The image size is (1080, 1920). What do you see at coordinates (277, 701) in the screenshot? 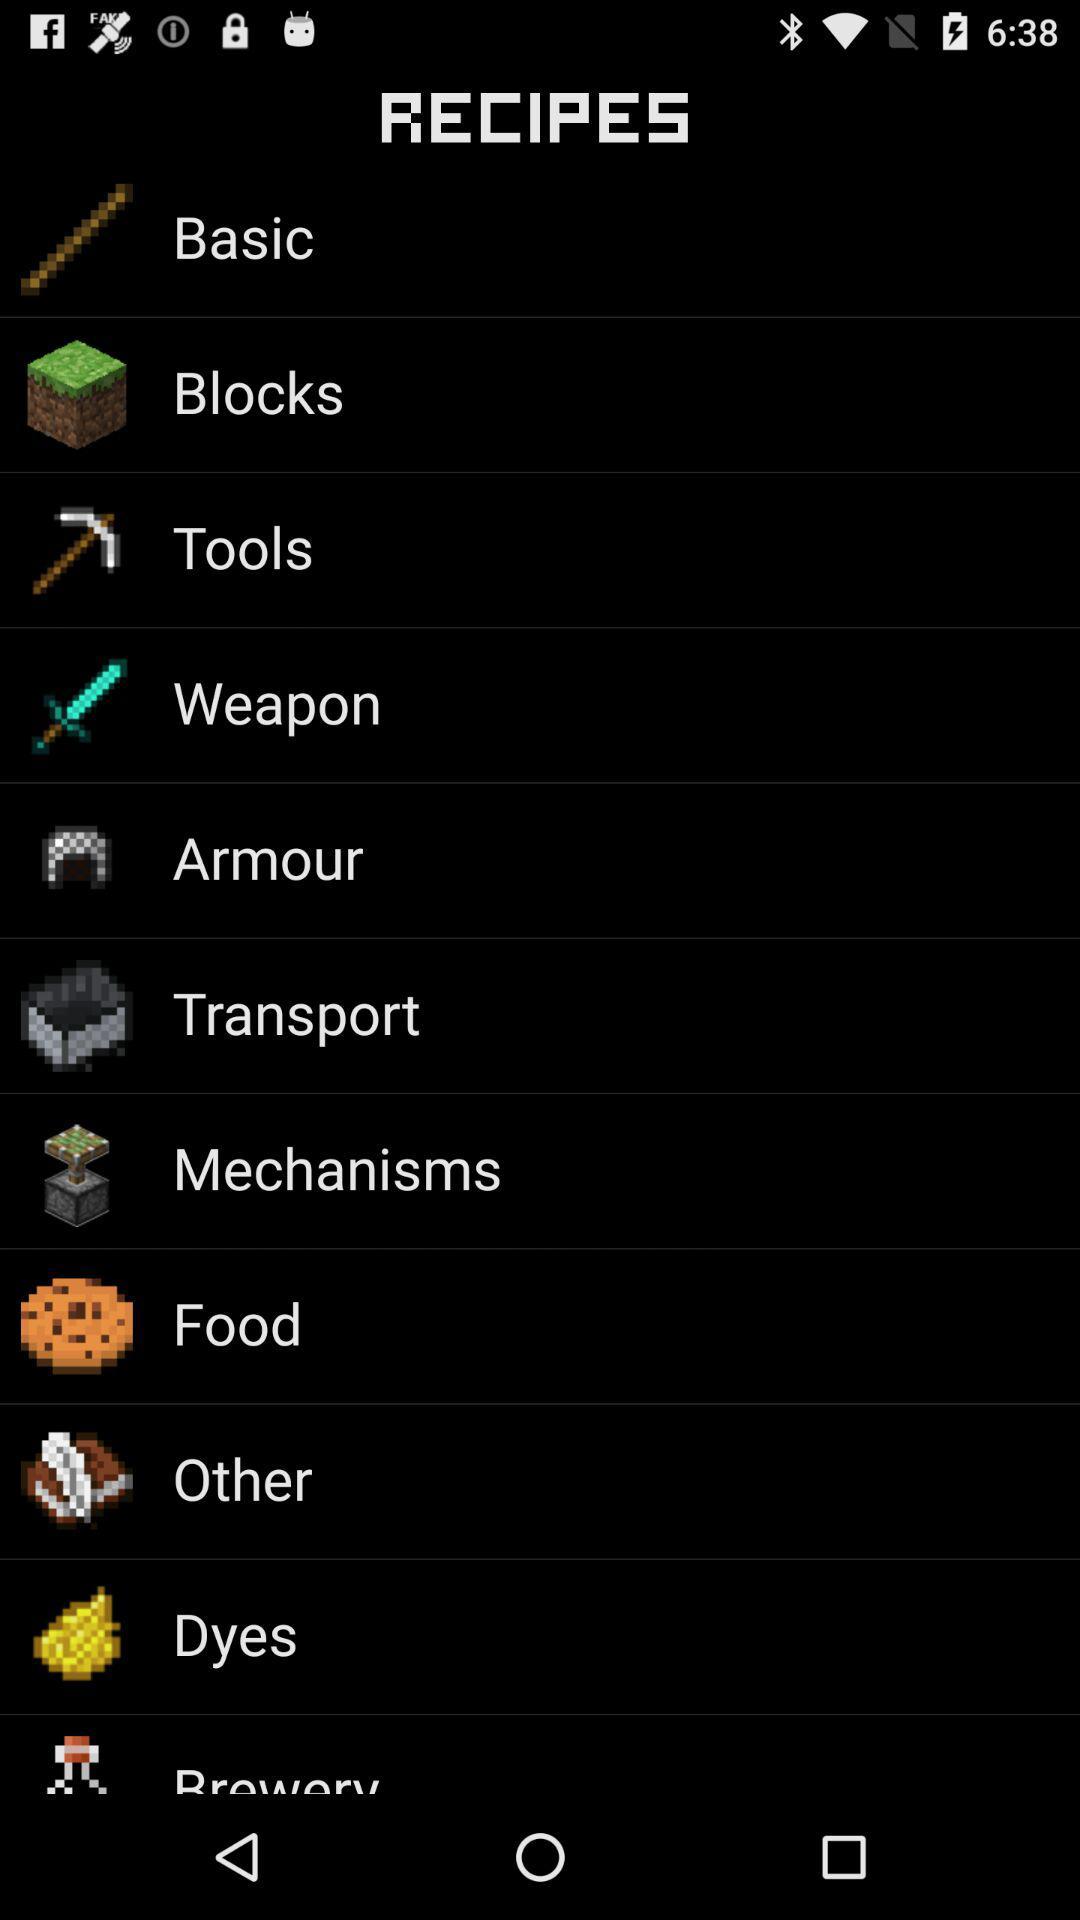
I see `weapon app` at bounding box center [277, 701].